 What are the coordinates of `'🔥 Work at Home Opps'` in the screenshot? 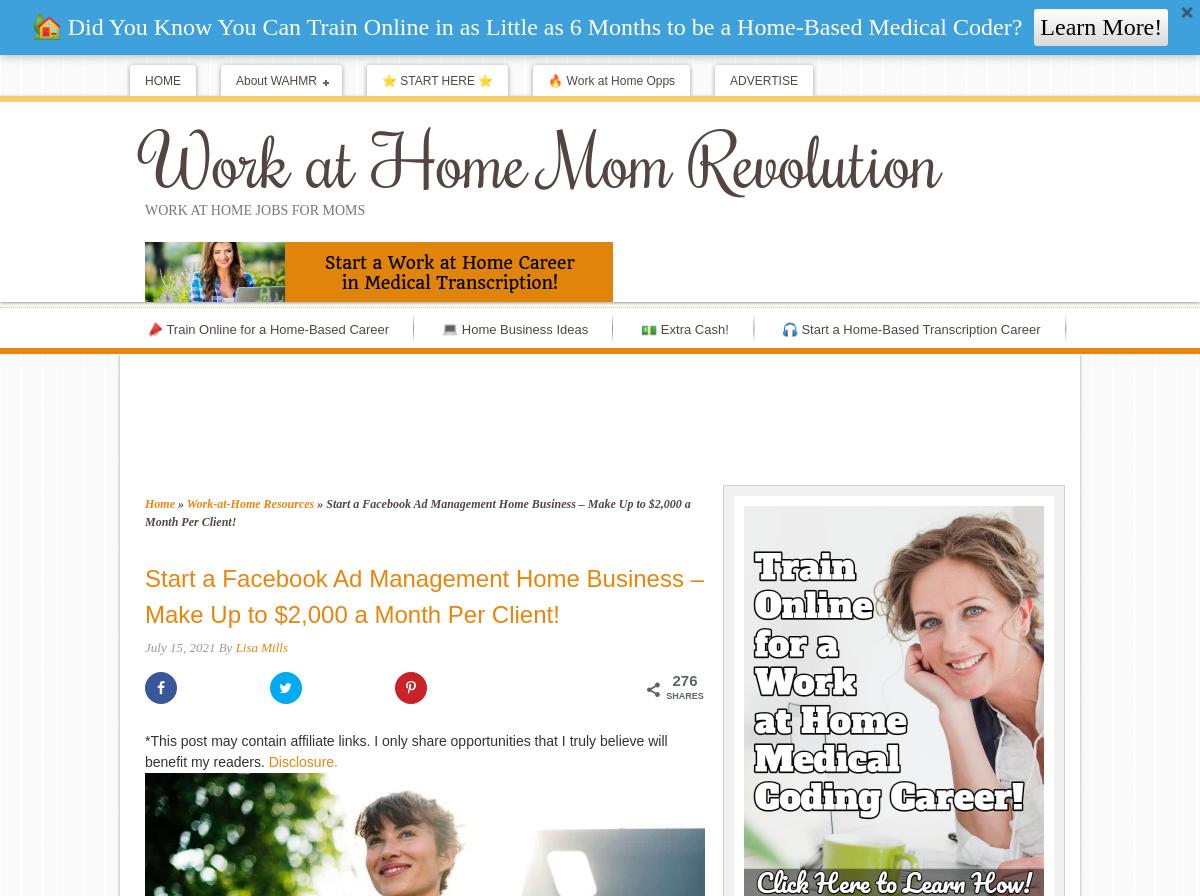 It's located at (547, 80).